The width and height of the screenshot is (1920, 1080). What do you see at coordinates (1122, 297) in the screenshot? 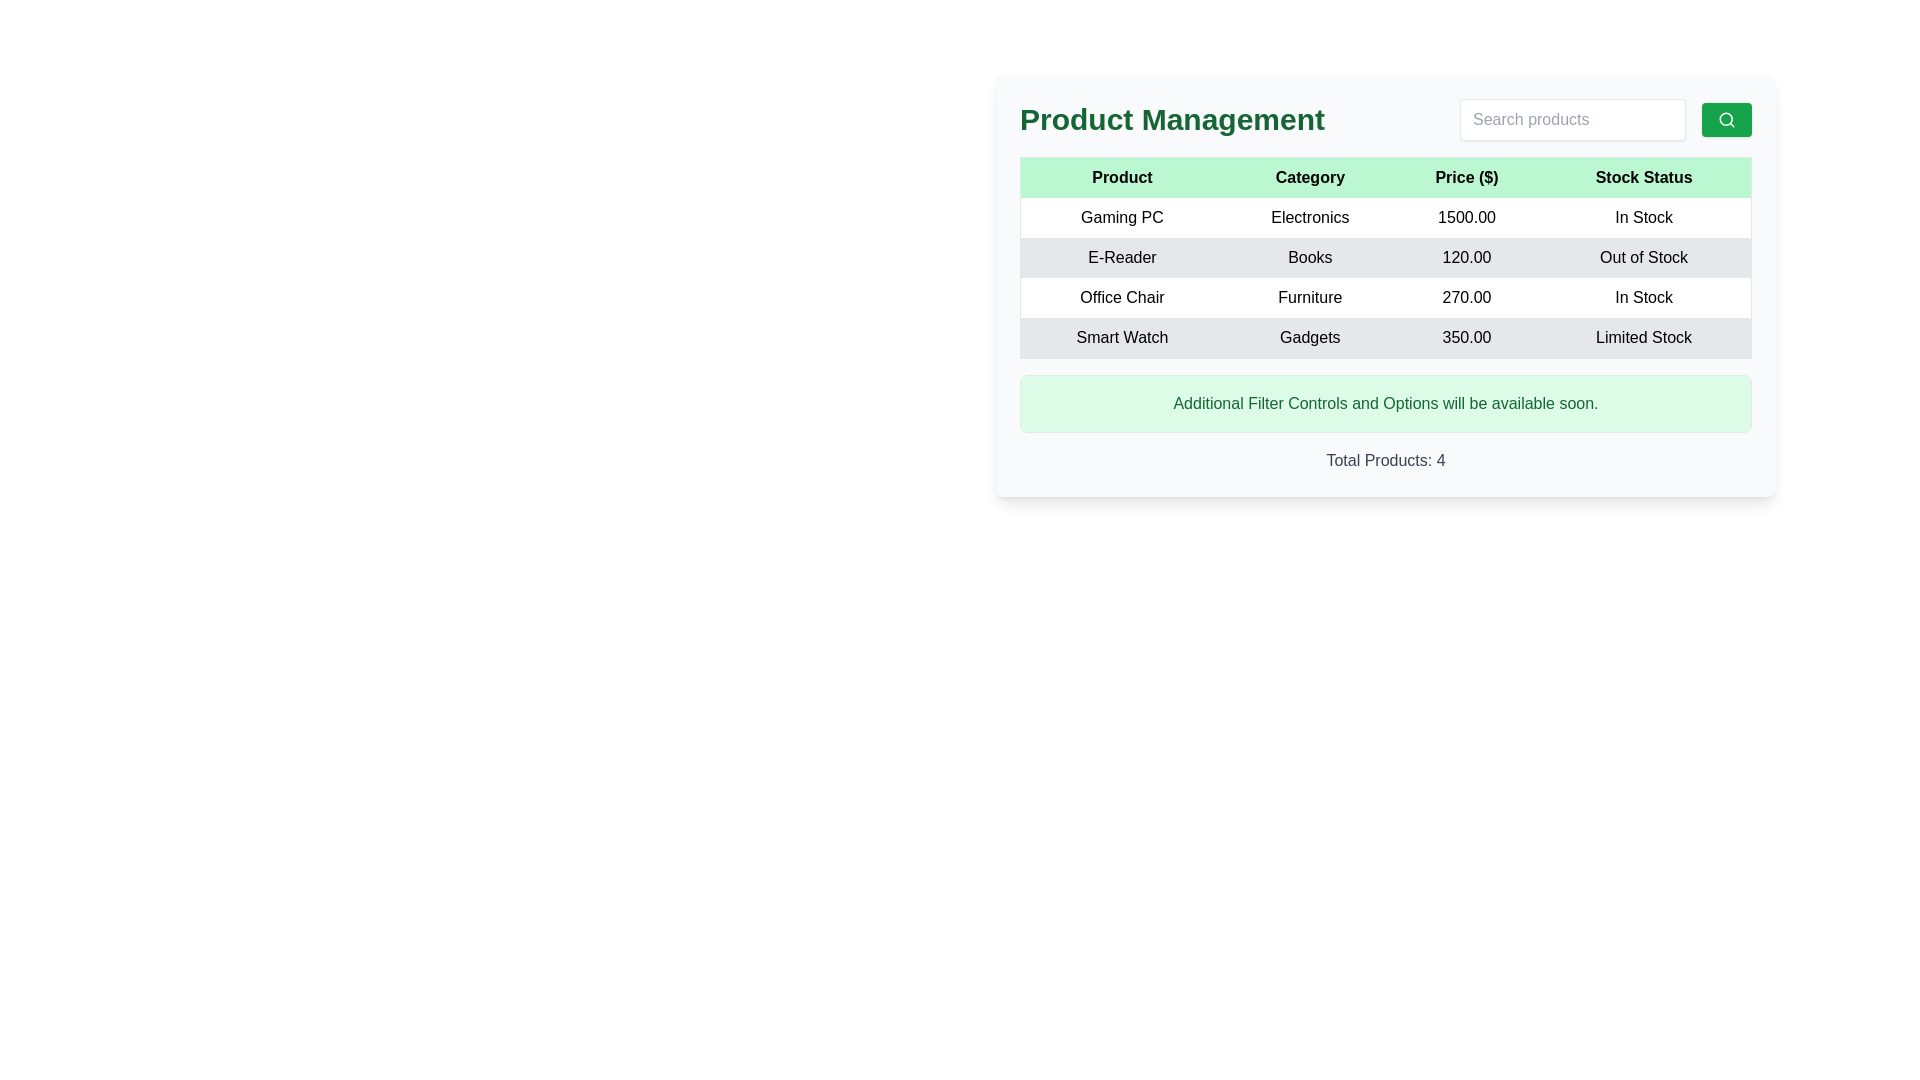
I see `the text label displaying 'Office Chair' in the first column of the product listing table, located in the third row` at bounding box center [1122, 297].